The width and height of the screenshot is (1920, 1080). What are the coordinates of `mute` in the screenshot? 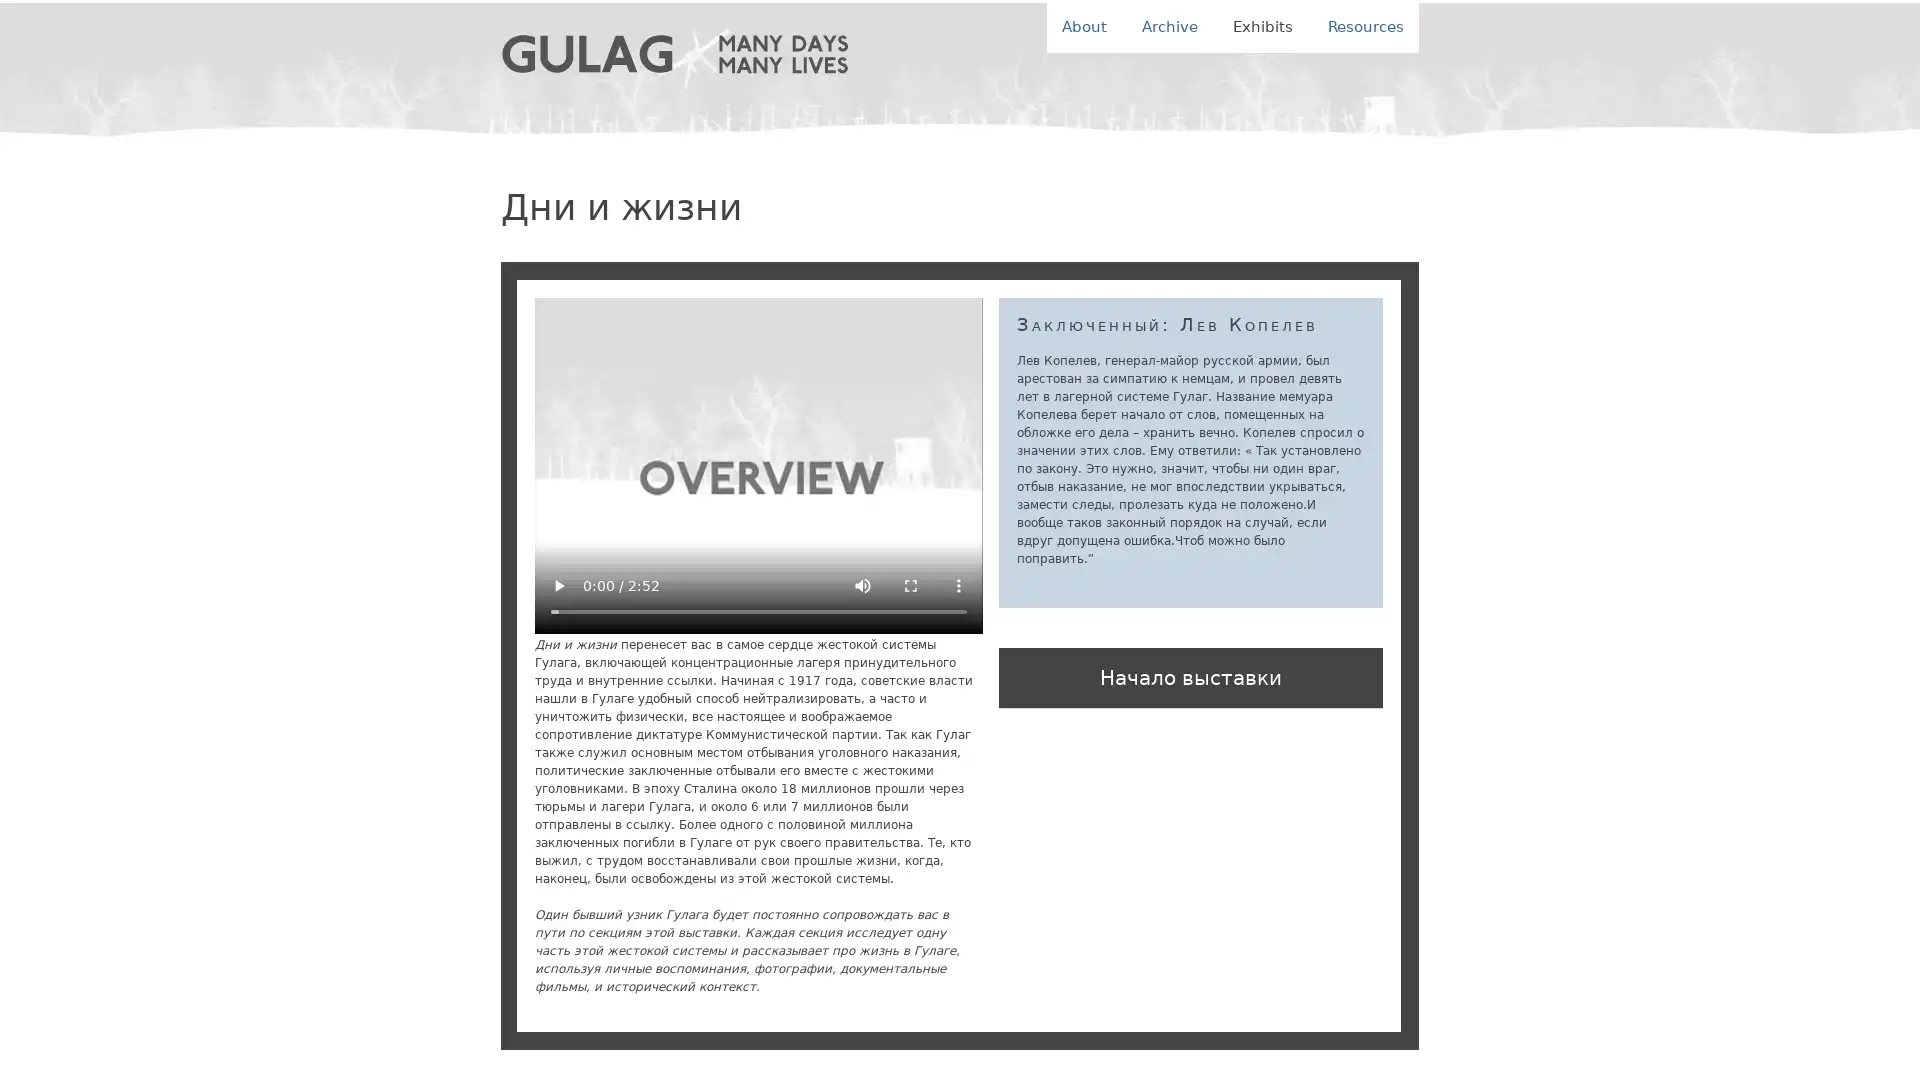 It's located at (863, 585).